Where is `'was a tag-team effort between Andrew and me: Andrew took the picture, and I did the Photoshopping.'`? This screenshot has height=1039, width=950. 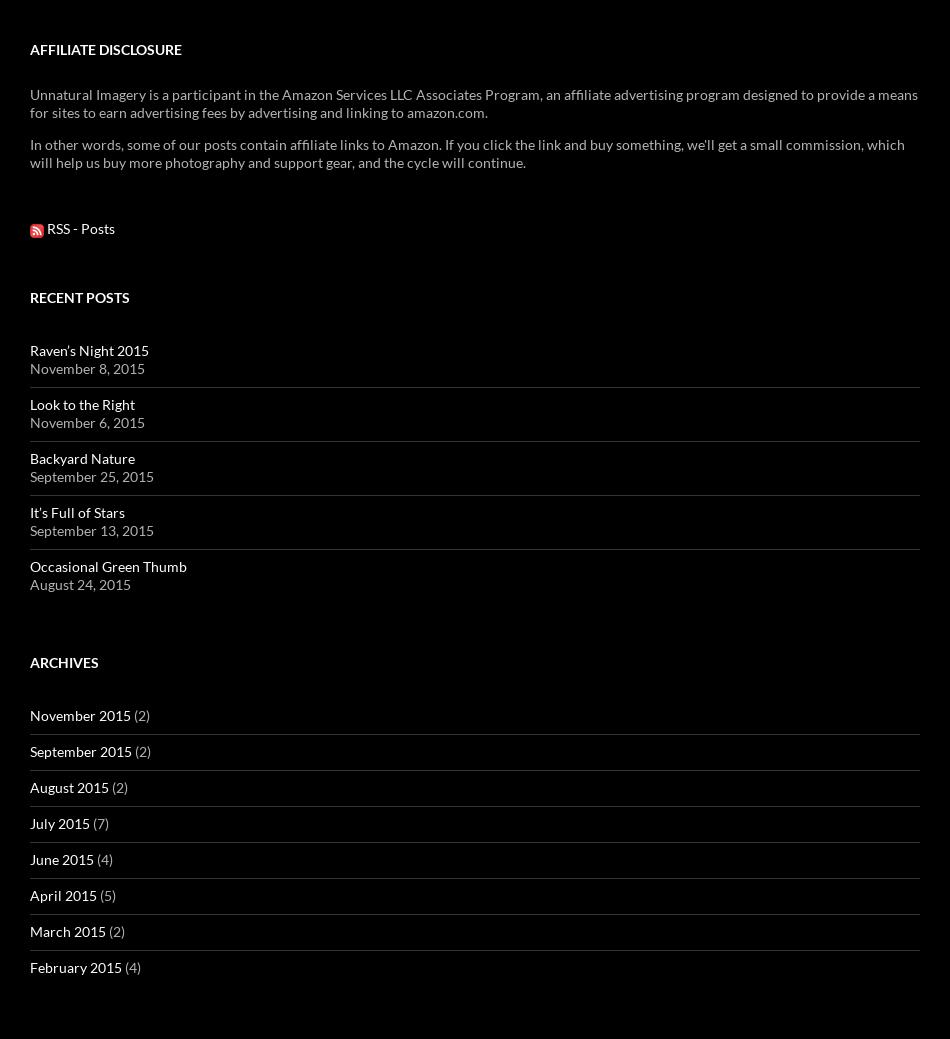
'was a tag-team effort between Andrew and me: Andrew took the picture, and I did the Photoshopping.' is located at coordinates (457, 778).